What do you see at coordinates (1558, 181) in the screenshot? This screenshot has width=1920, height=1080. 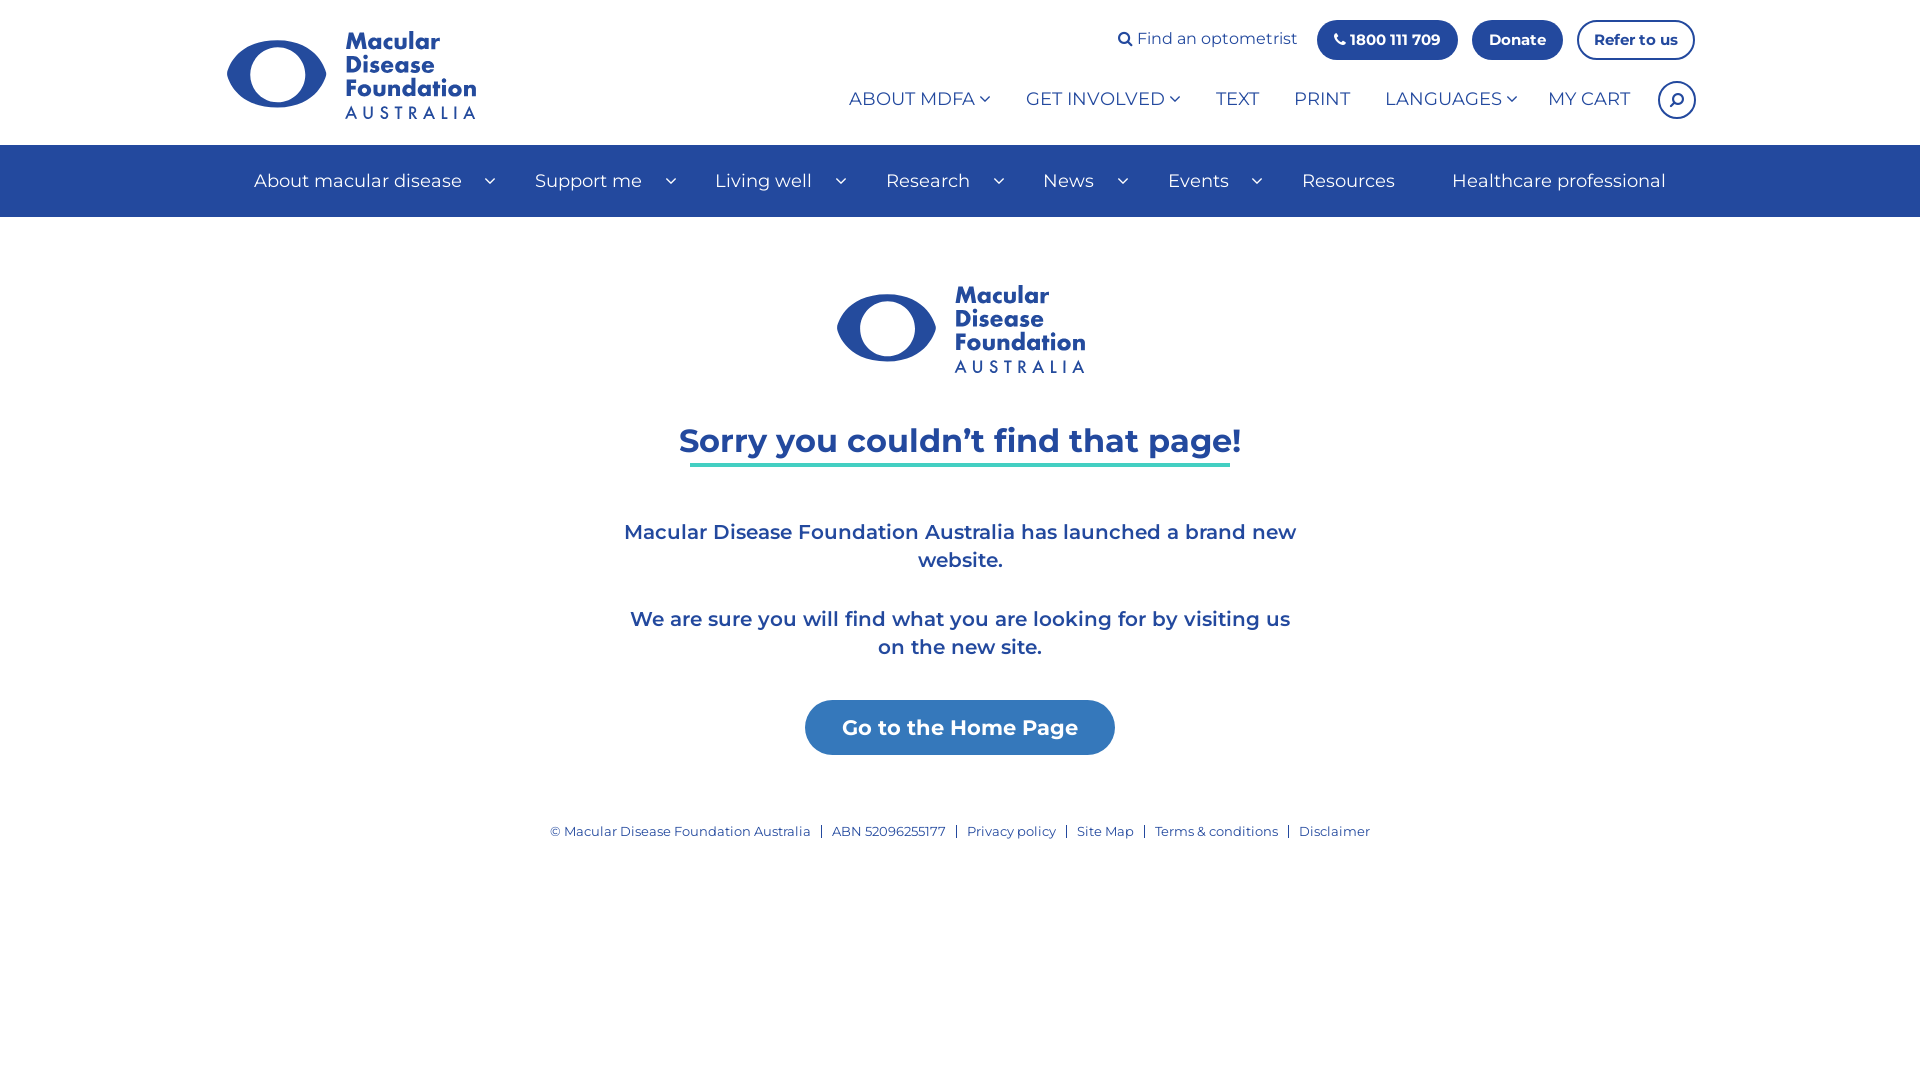 I see `'Healthcare professional'` at bounding box center [1558, 181].